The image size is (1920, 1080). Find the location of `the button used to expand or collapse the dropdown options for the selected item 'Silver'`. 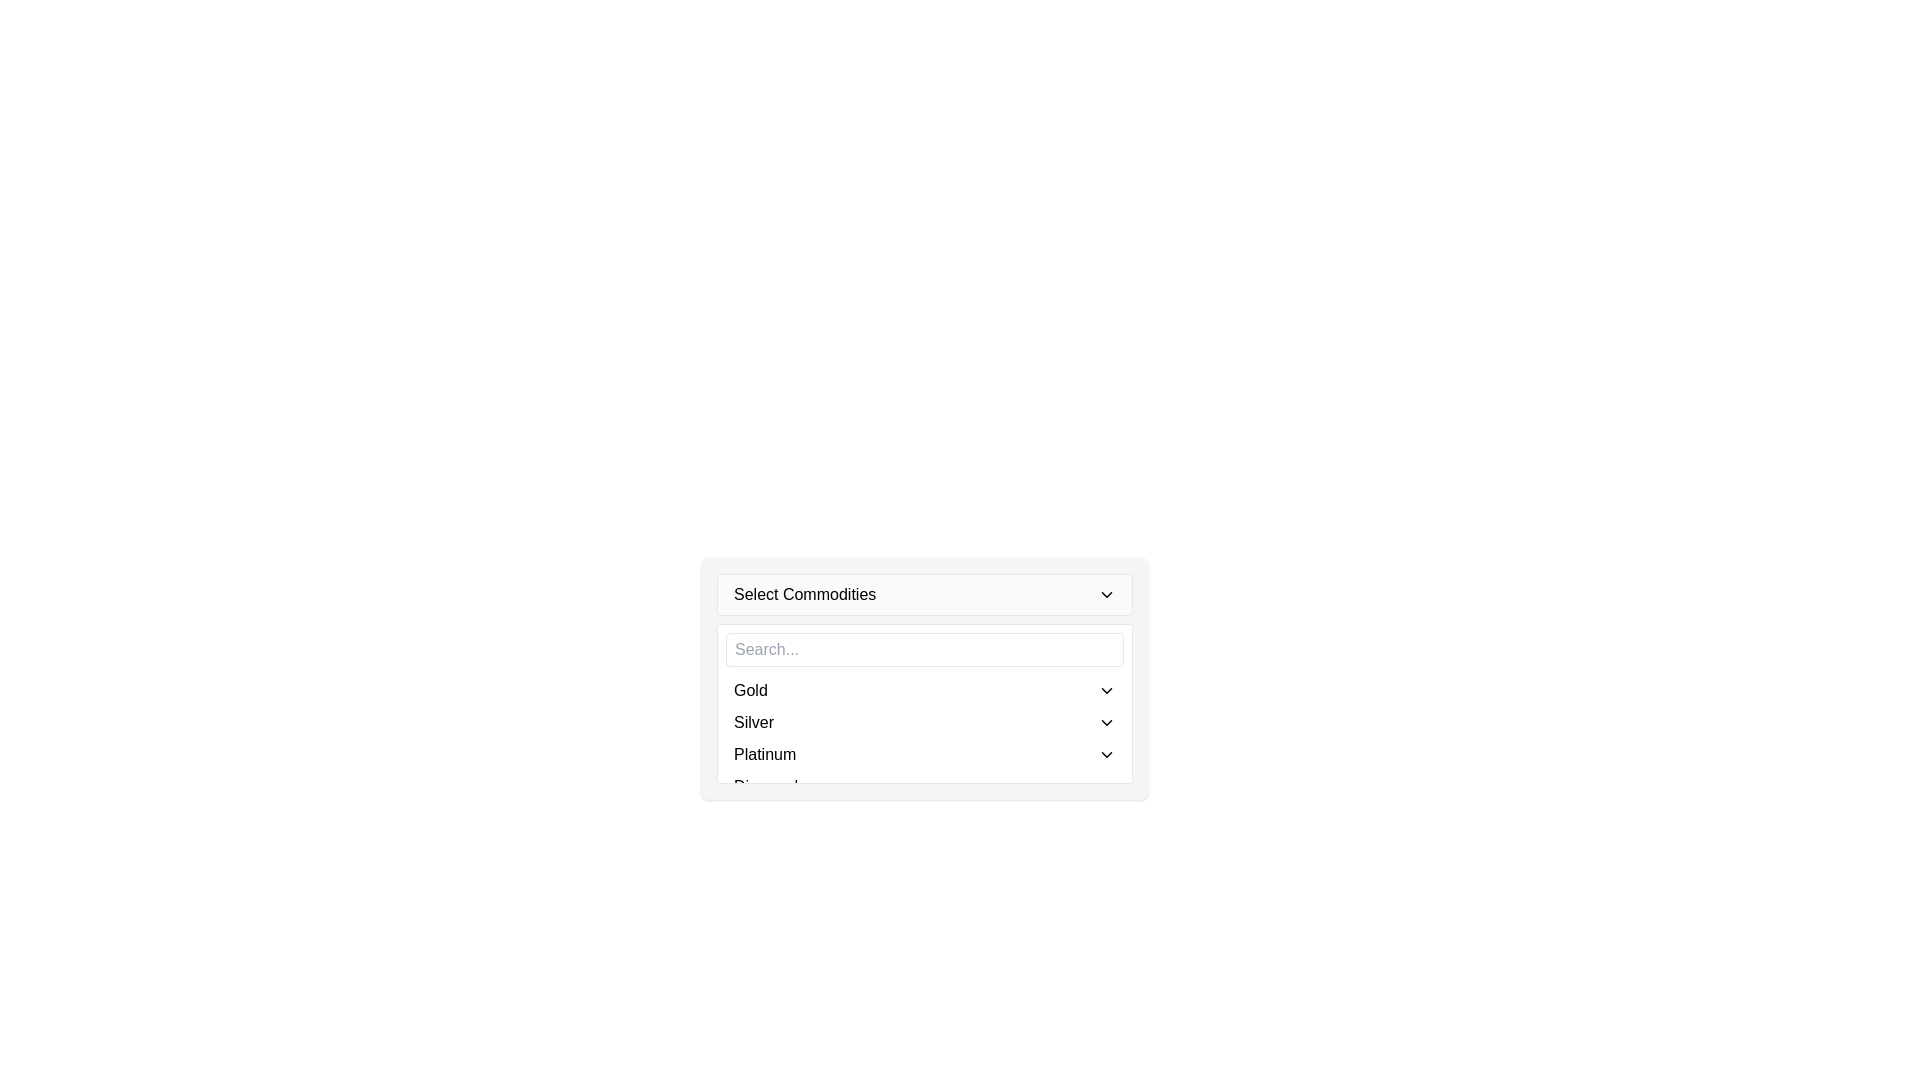

the button used to expand or collapse the dropdown options for the selected item 'Silver' is located at coordinates (1106, 722).